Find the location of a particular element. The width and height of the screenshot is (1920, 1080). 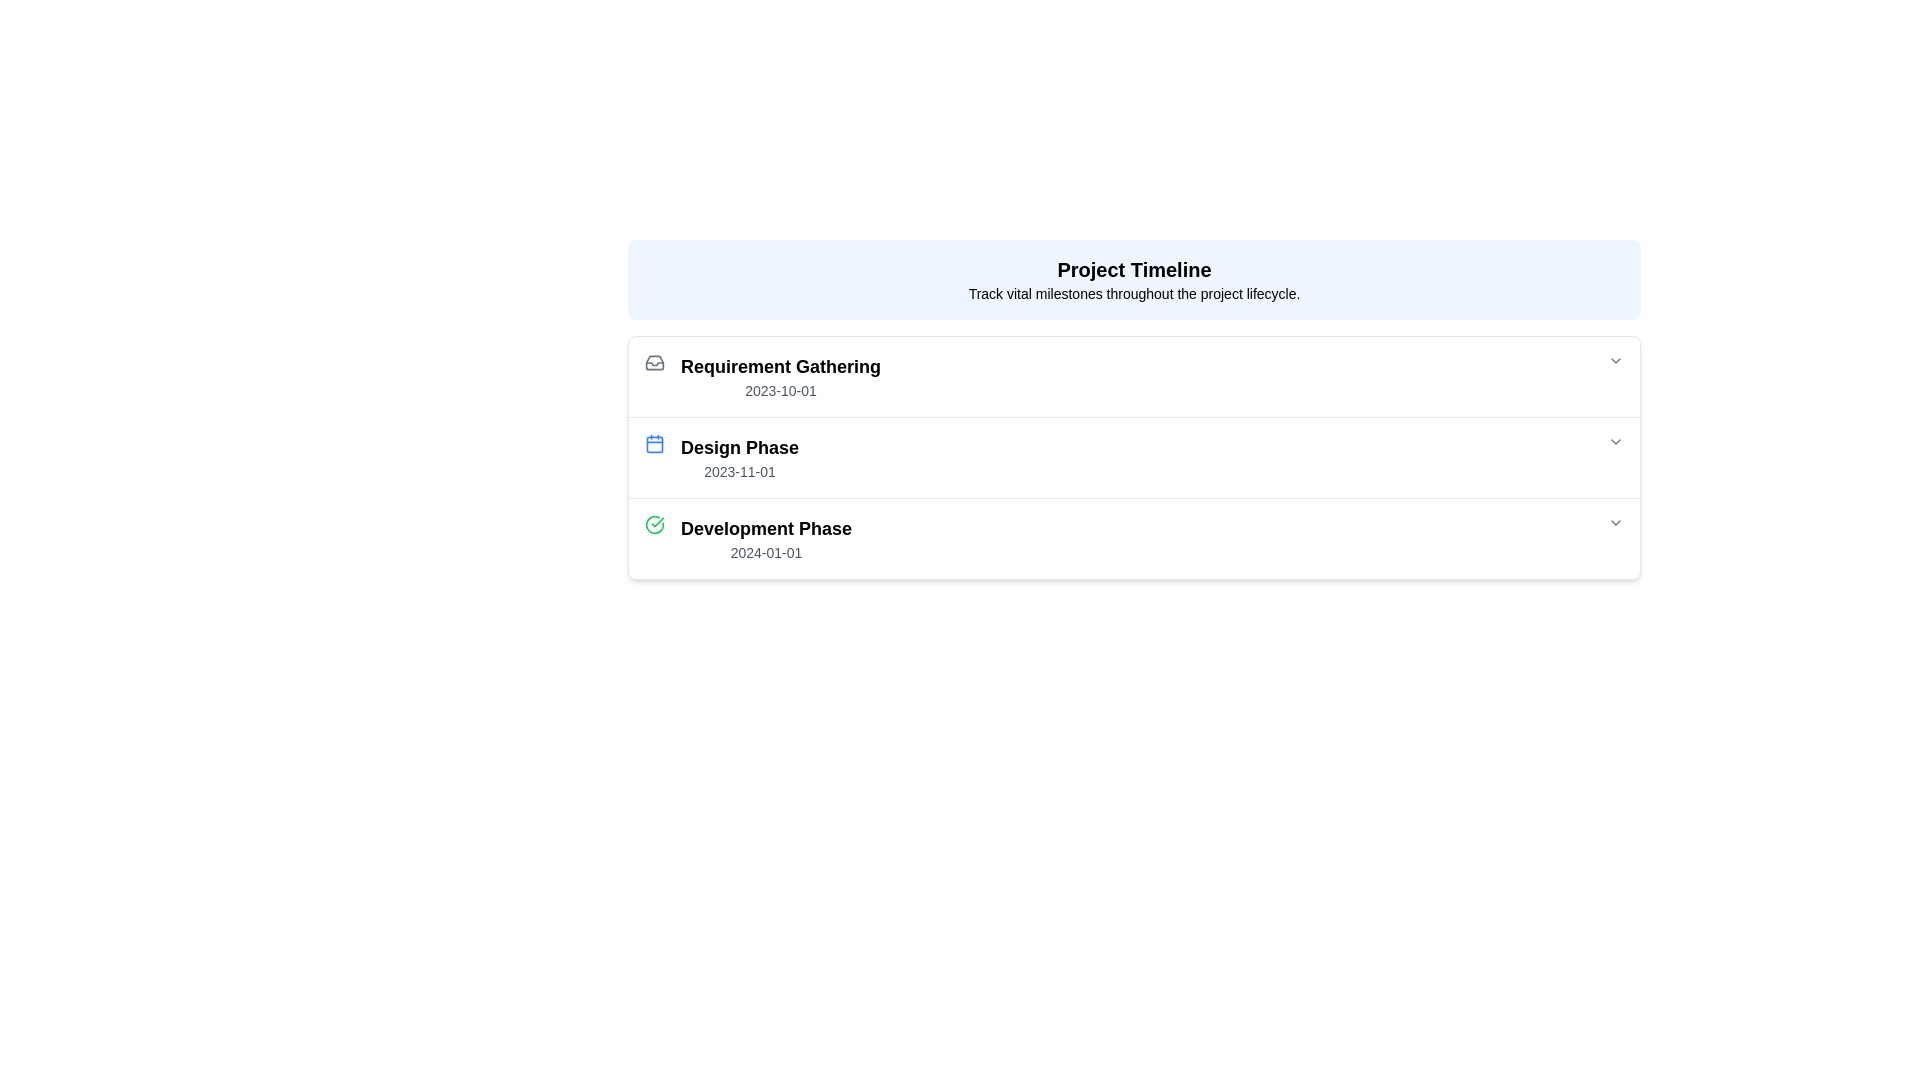

the 'Design Phase' text label which is styled as a section title in bold and slightly larger font is located at coordinates (738, 446).